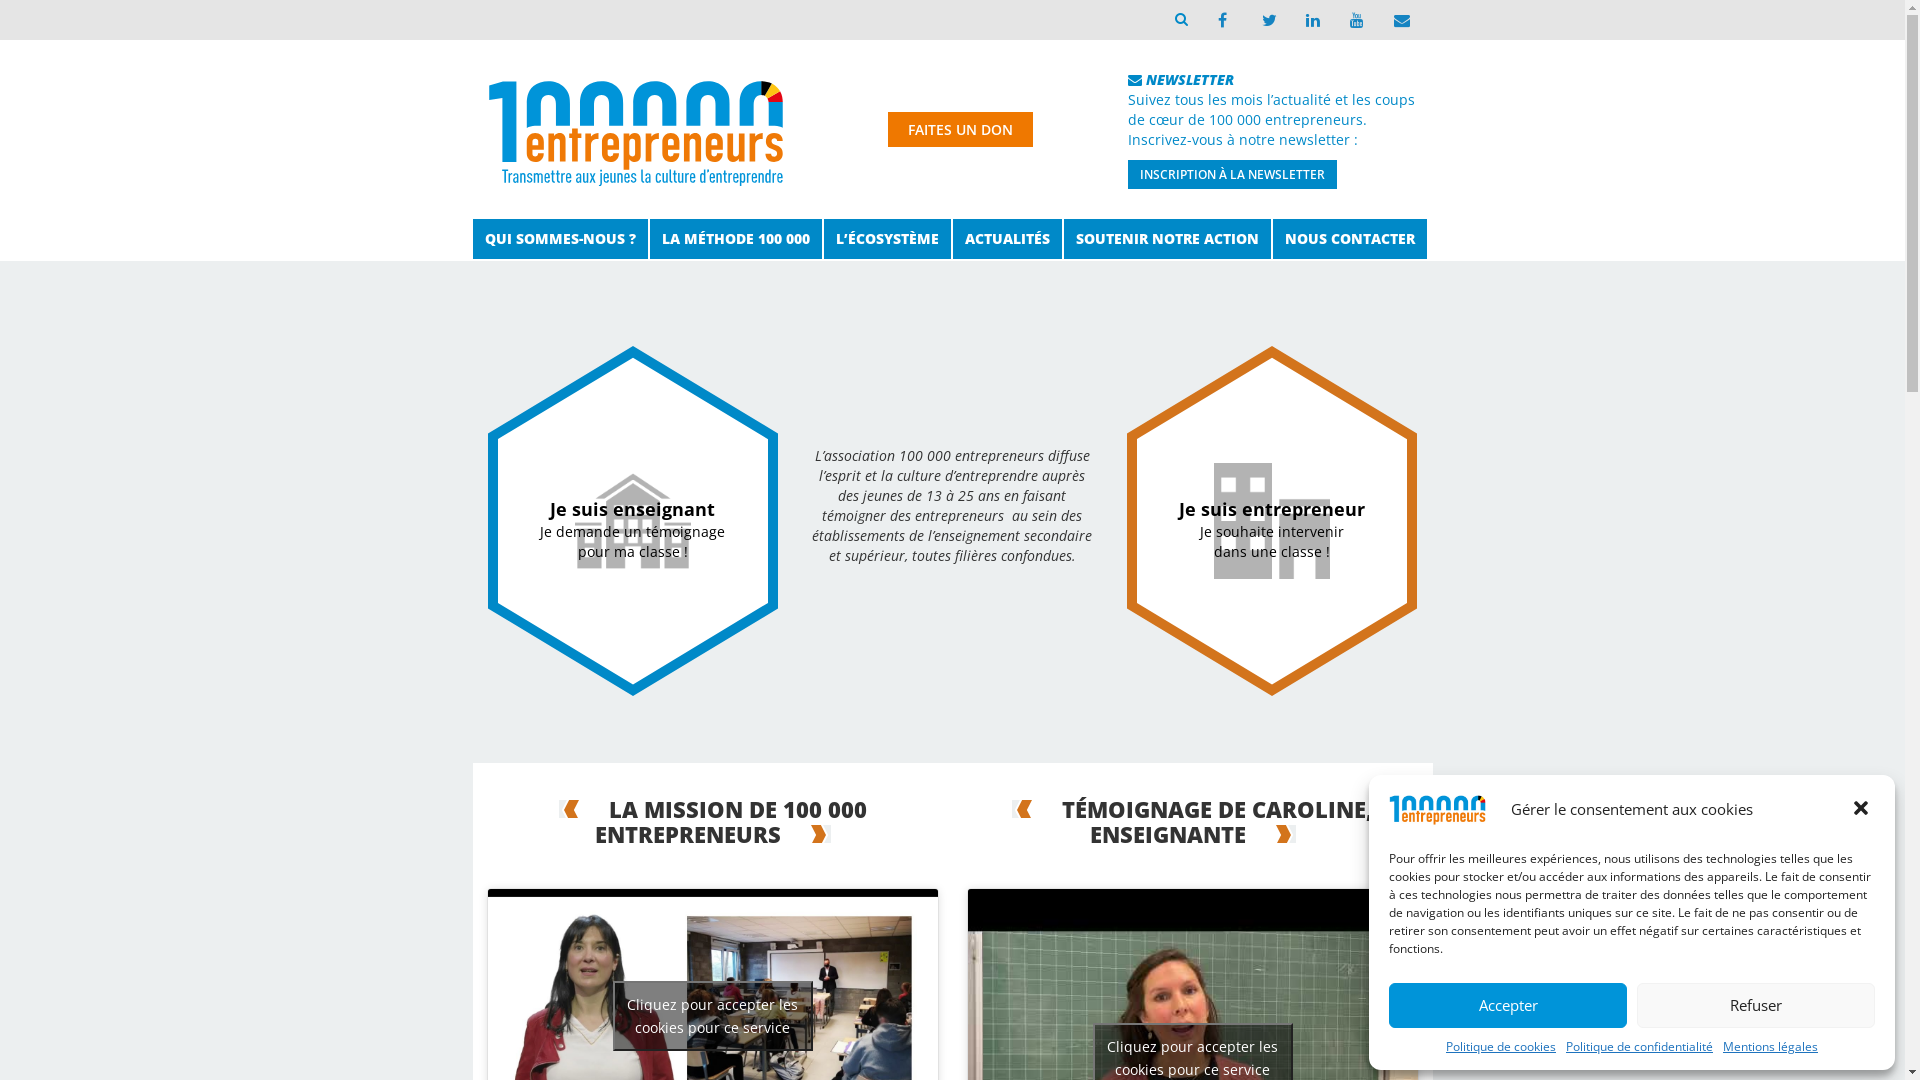  I want to click on 'FAITES UN DON', so click(887, 129).